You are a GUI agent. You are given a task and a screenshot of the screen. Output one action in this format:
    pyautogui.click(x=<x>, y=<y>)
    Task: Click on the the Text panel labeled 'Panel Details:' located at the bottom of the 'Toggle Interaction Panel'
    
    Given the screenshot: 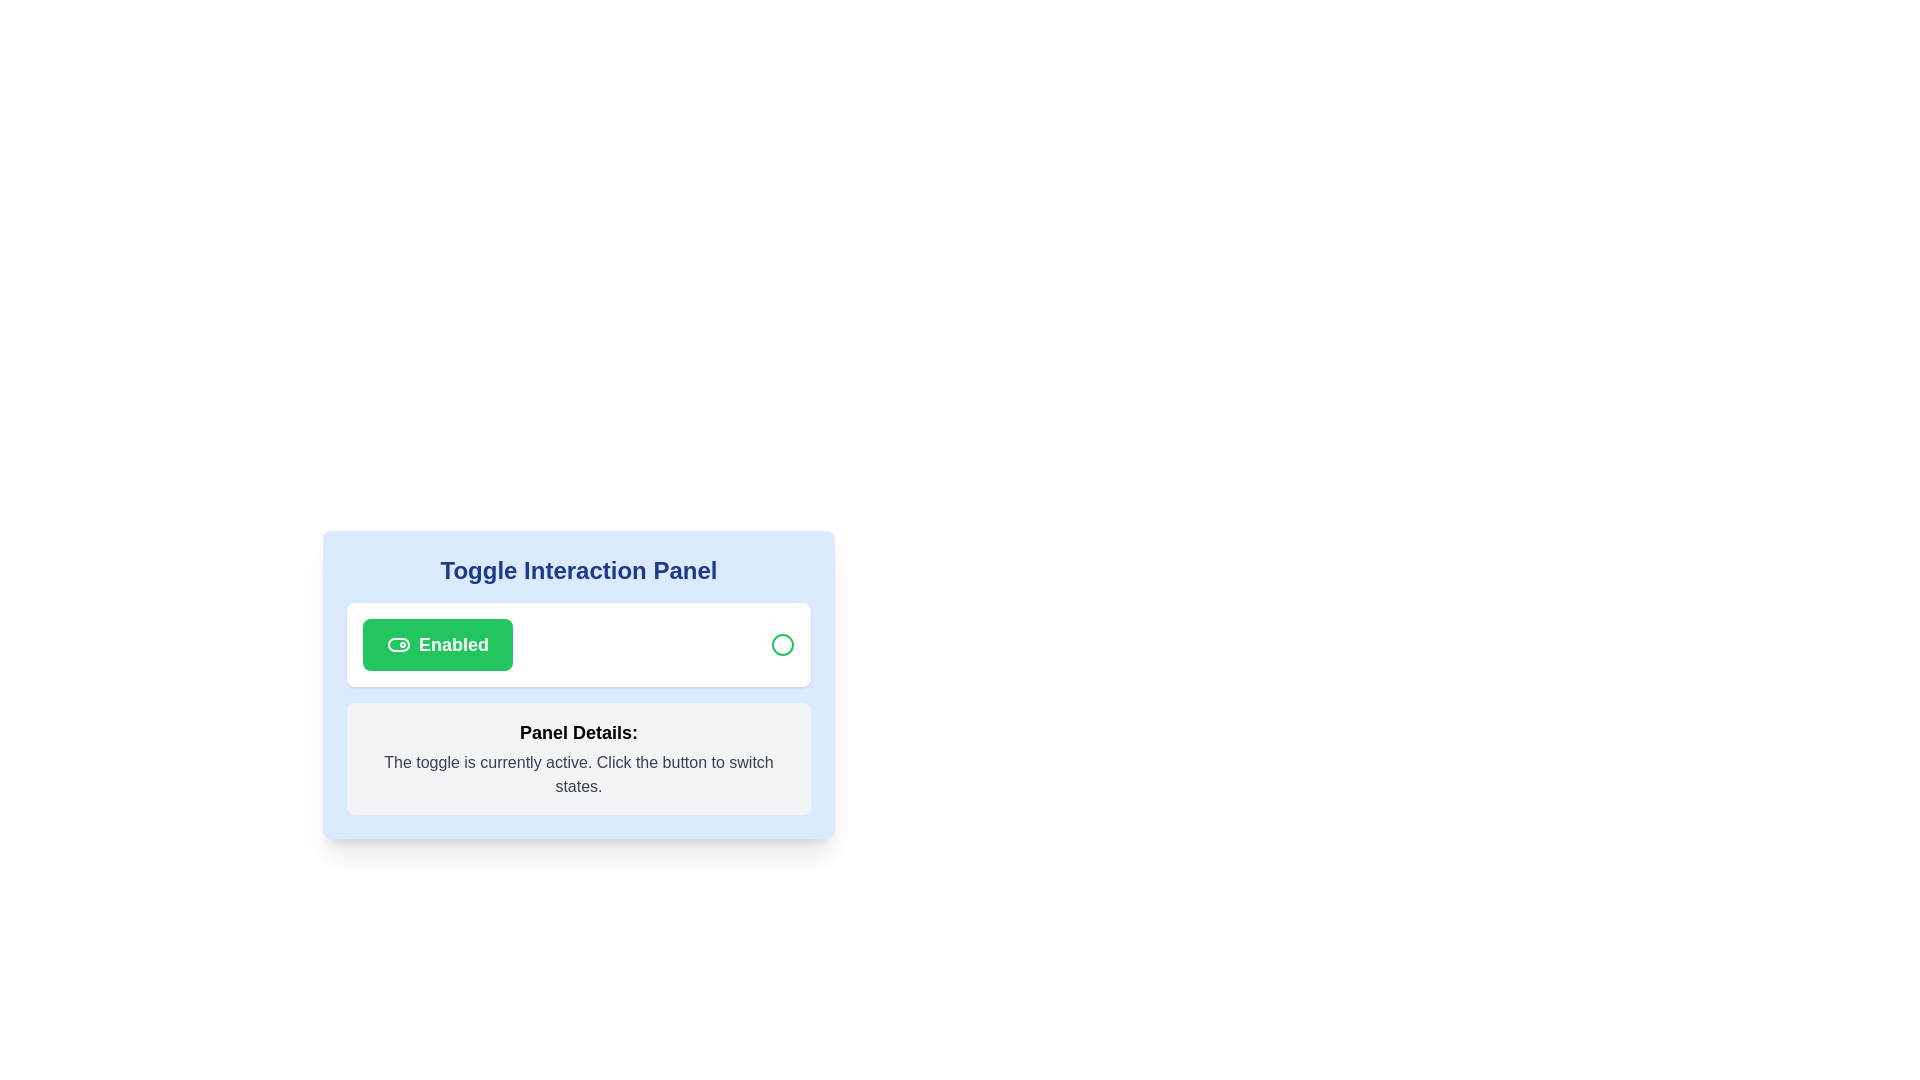 What is the action you would take?
    pyautogui.click(x=578, y=759)
    